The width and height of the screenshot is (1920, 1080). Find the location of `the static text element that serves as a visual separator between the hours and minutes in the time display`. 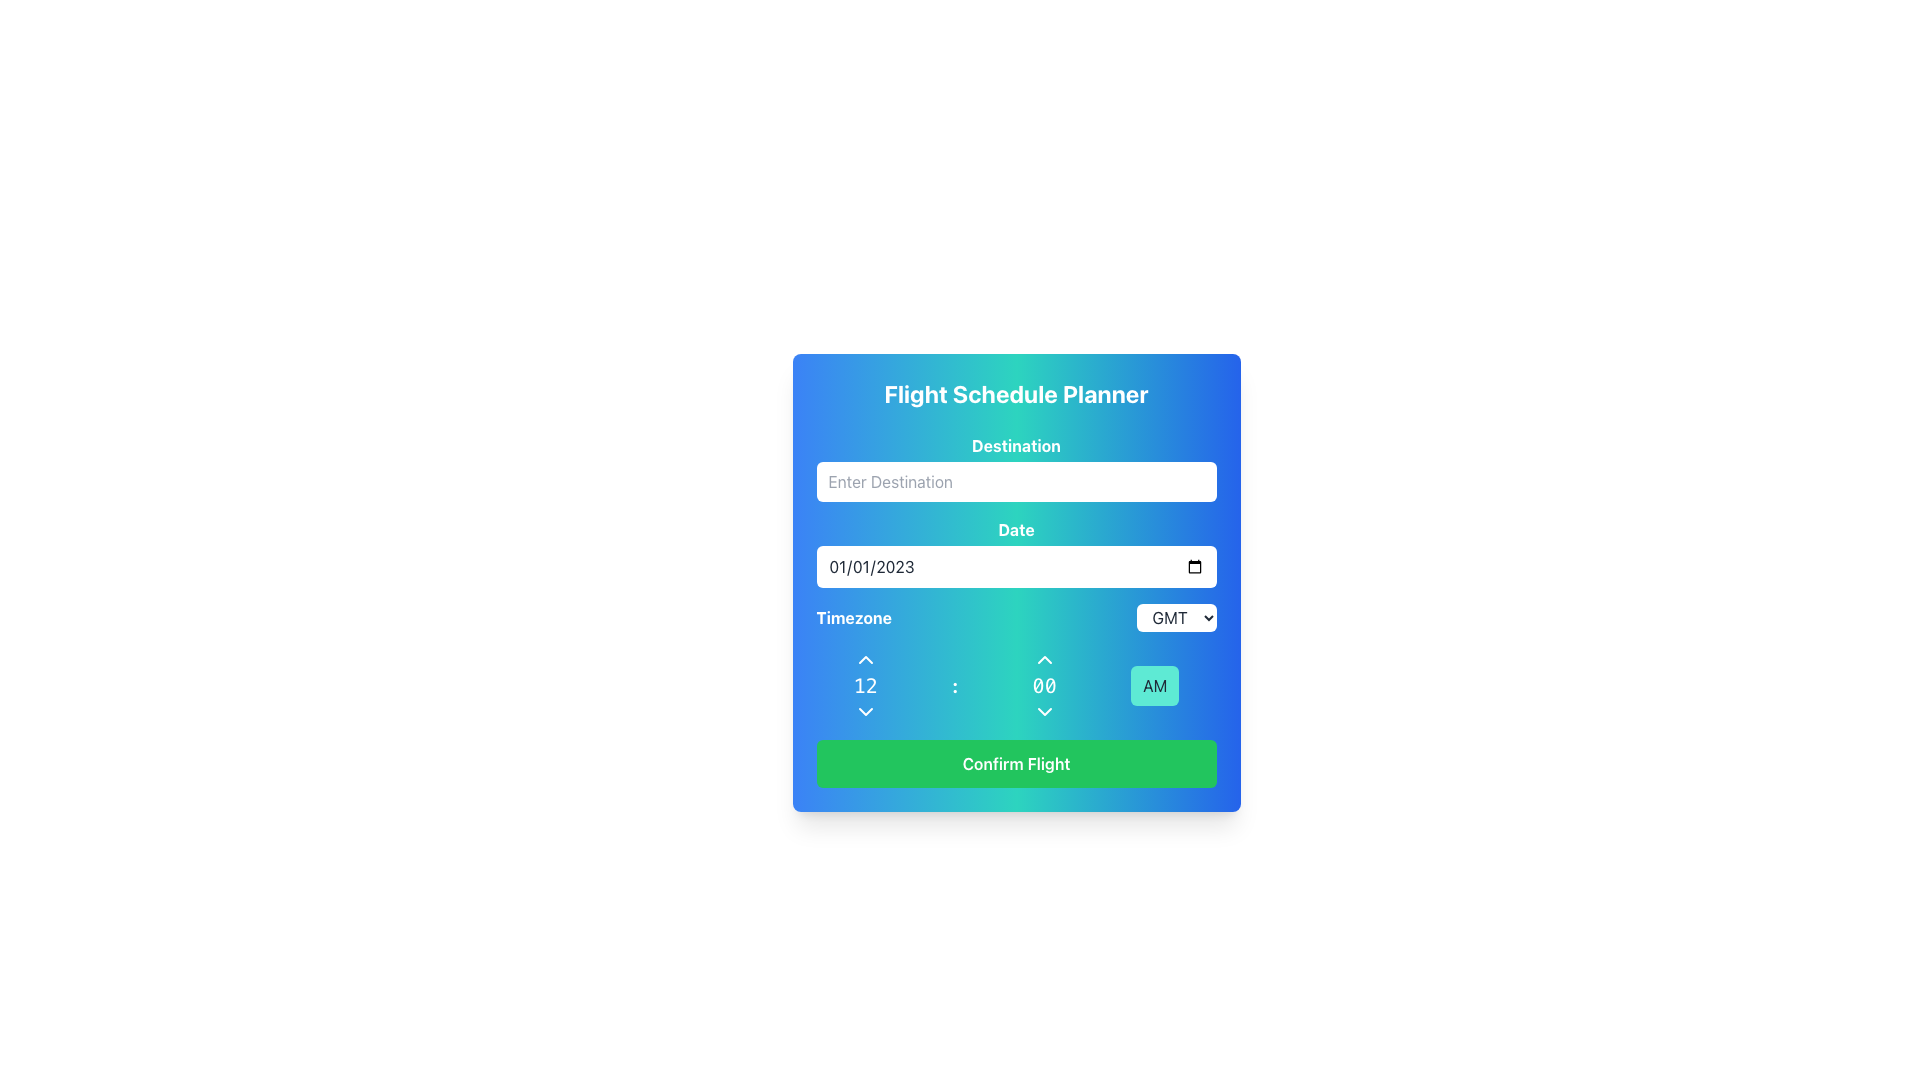

the static text element that serves as a visual separator between the hours and minutes in the time display is located at coordinates (954, 685).